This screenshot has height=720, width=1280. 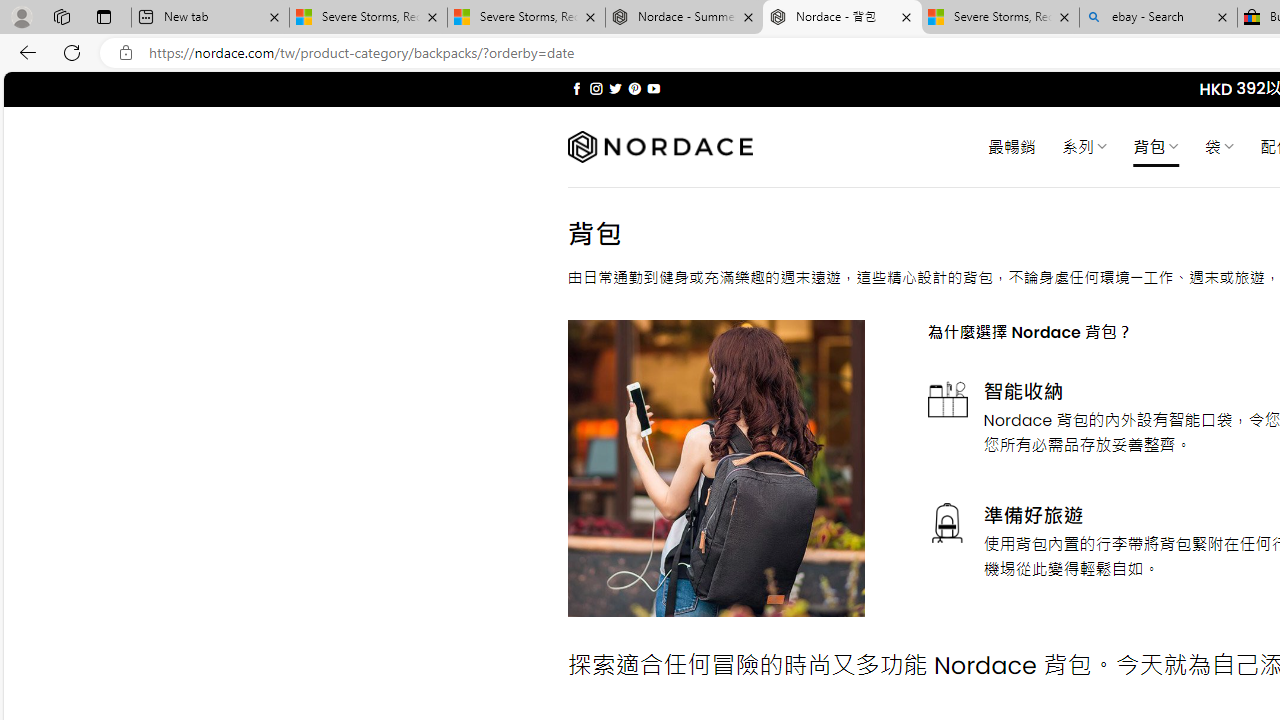 I want to click on 'Tab actions menu', so click(x=103, y=16).